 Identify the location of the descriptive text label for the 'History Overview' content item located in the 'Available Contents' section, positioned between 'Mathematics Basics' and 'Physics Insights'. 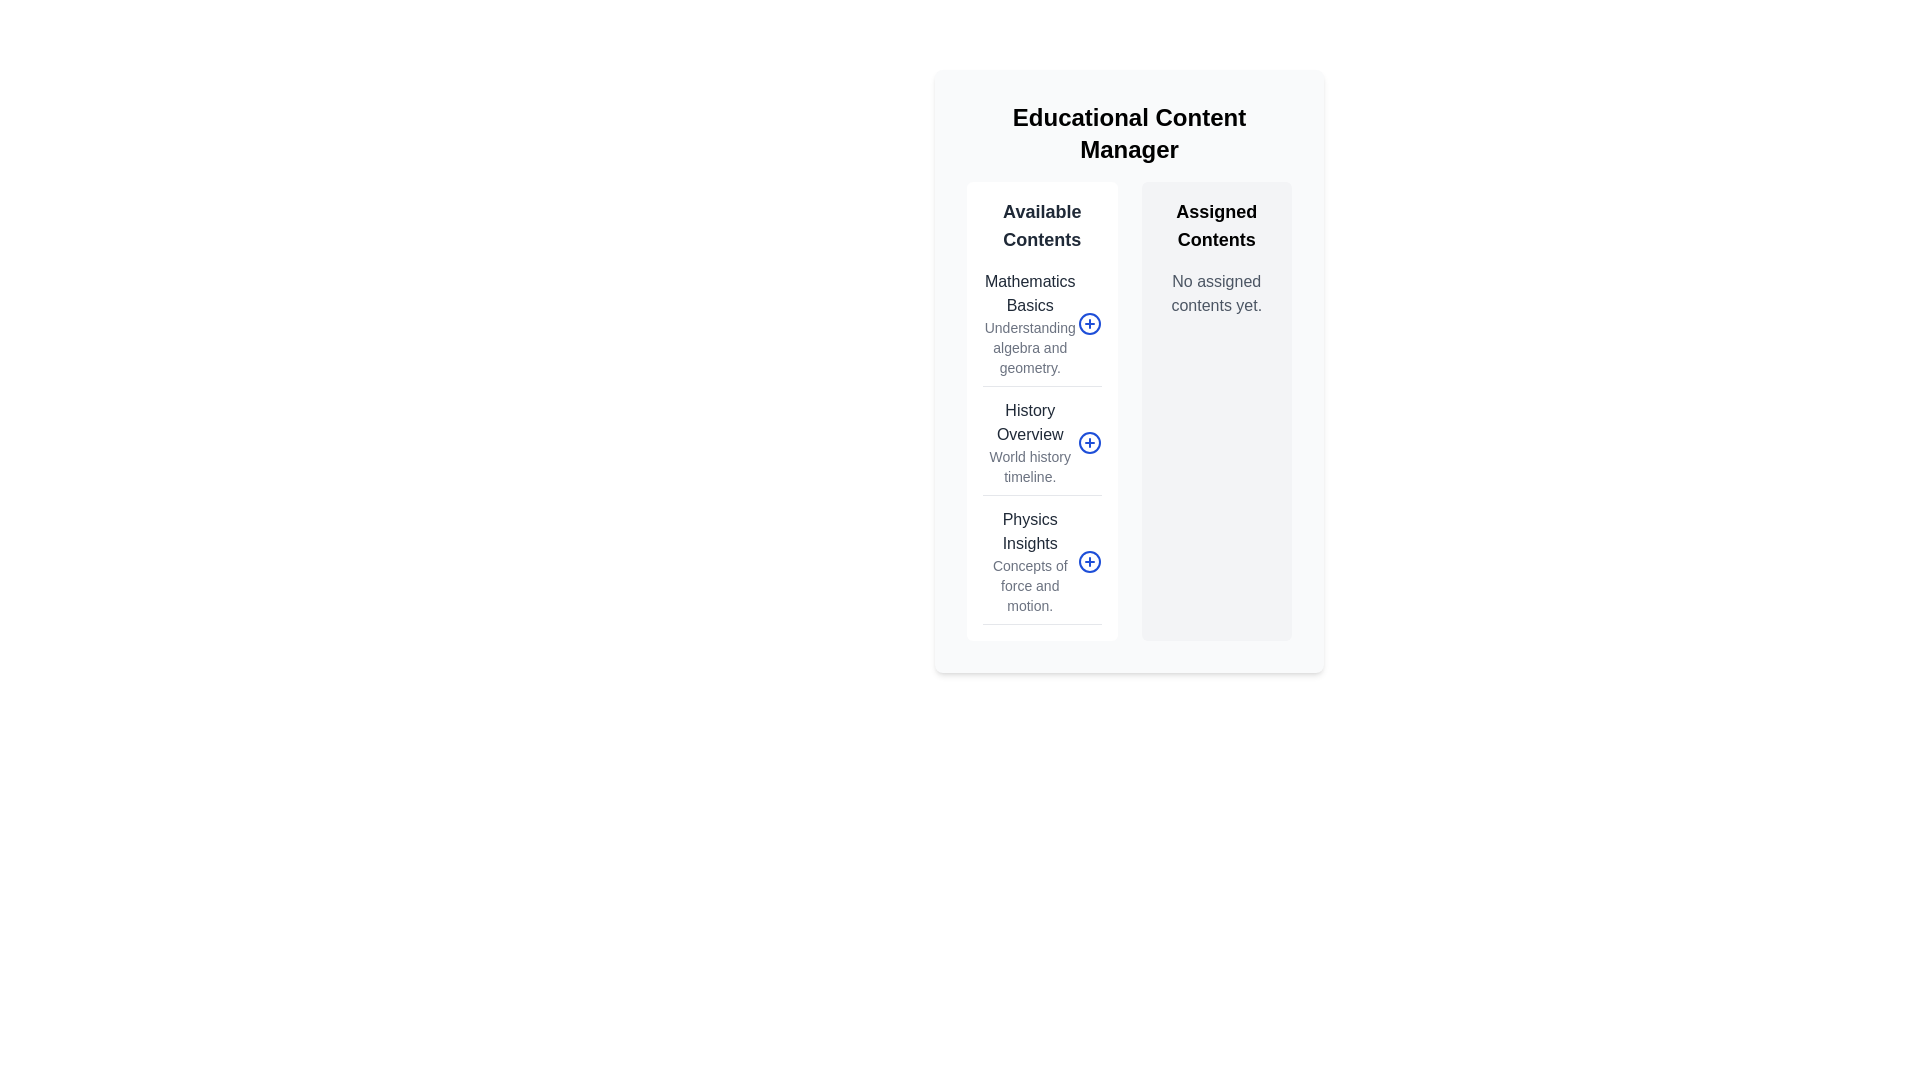
(1030, 466).